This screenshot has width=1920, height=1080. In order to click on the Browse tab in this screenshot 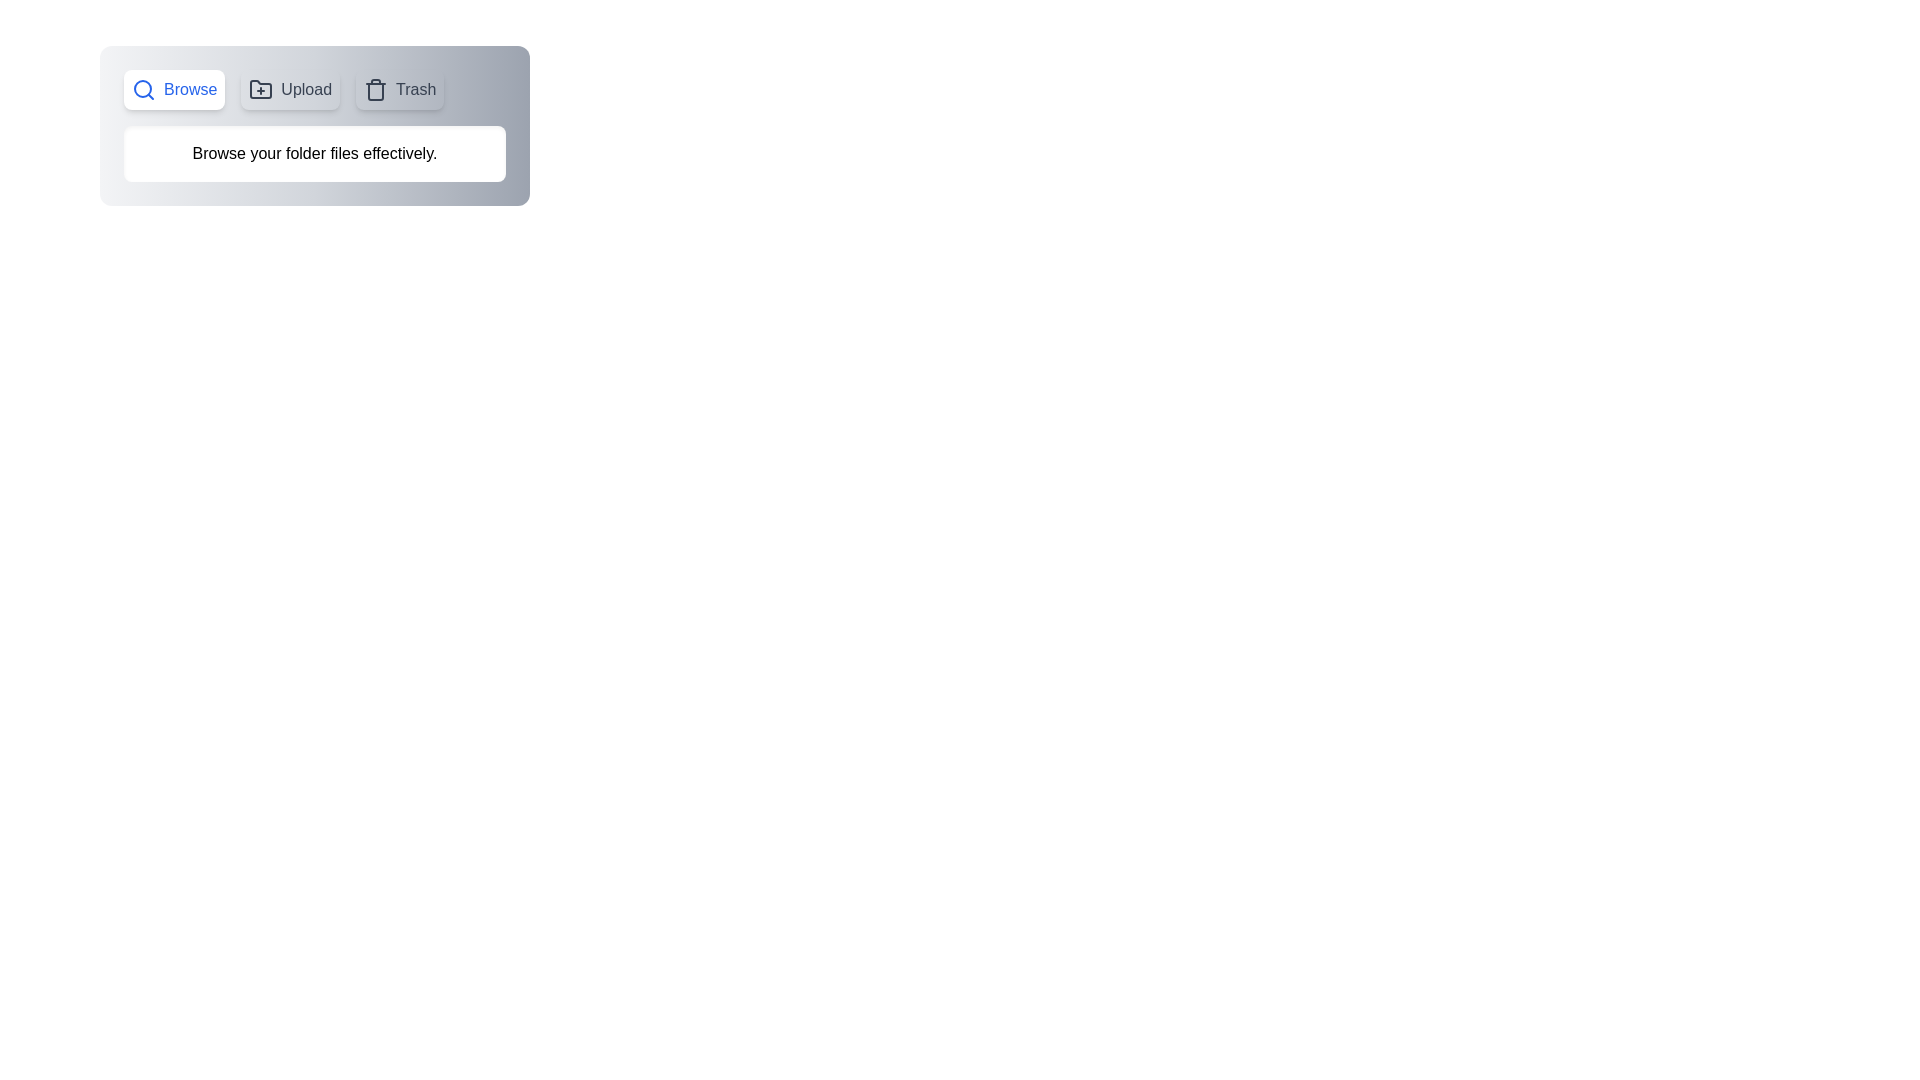, I will do `click(173, 88)`.